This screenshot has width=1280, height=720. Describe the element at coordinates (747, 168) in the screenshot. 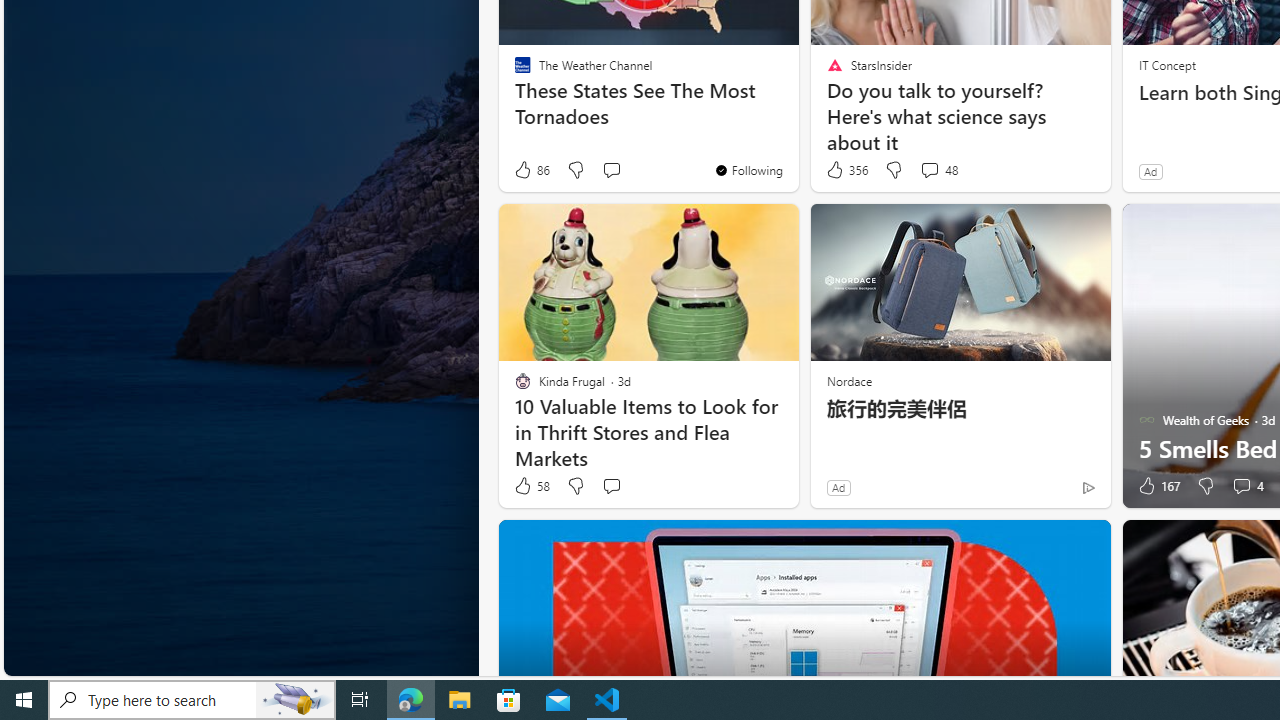

I see `'You'` at that location.